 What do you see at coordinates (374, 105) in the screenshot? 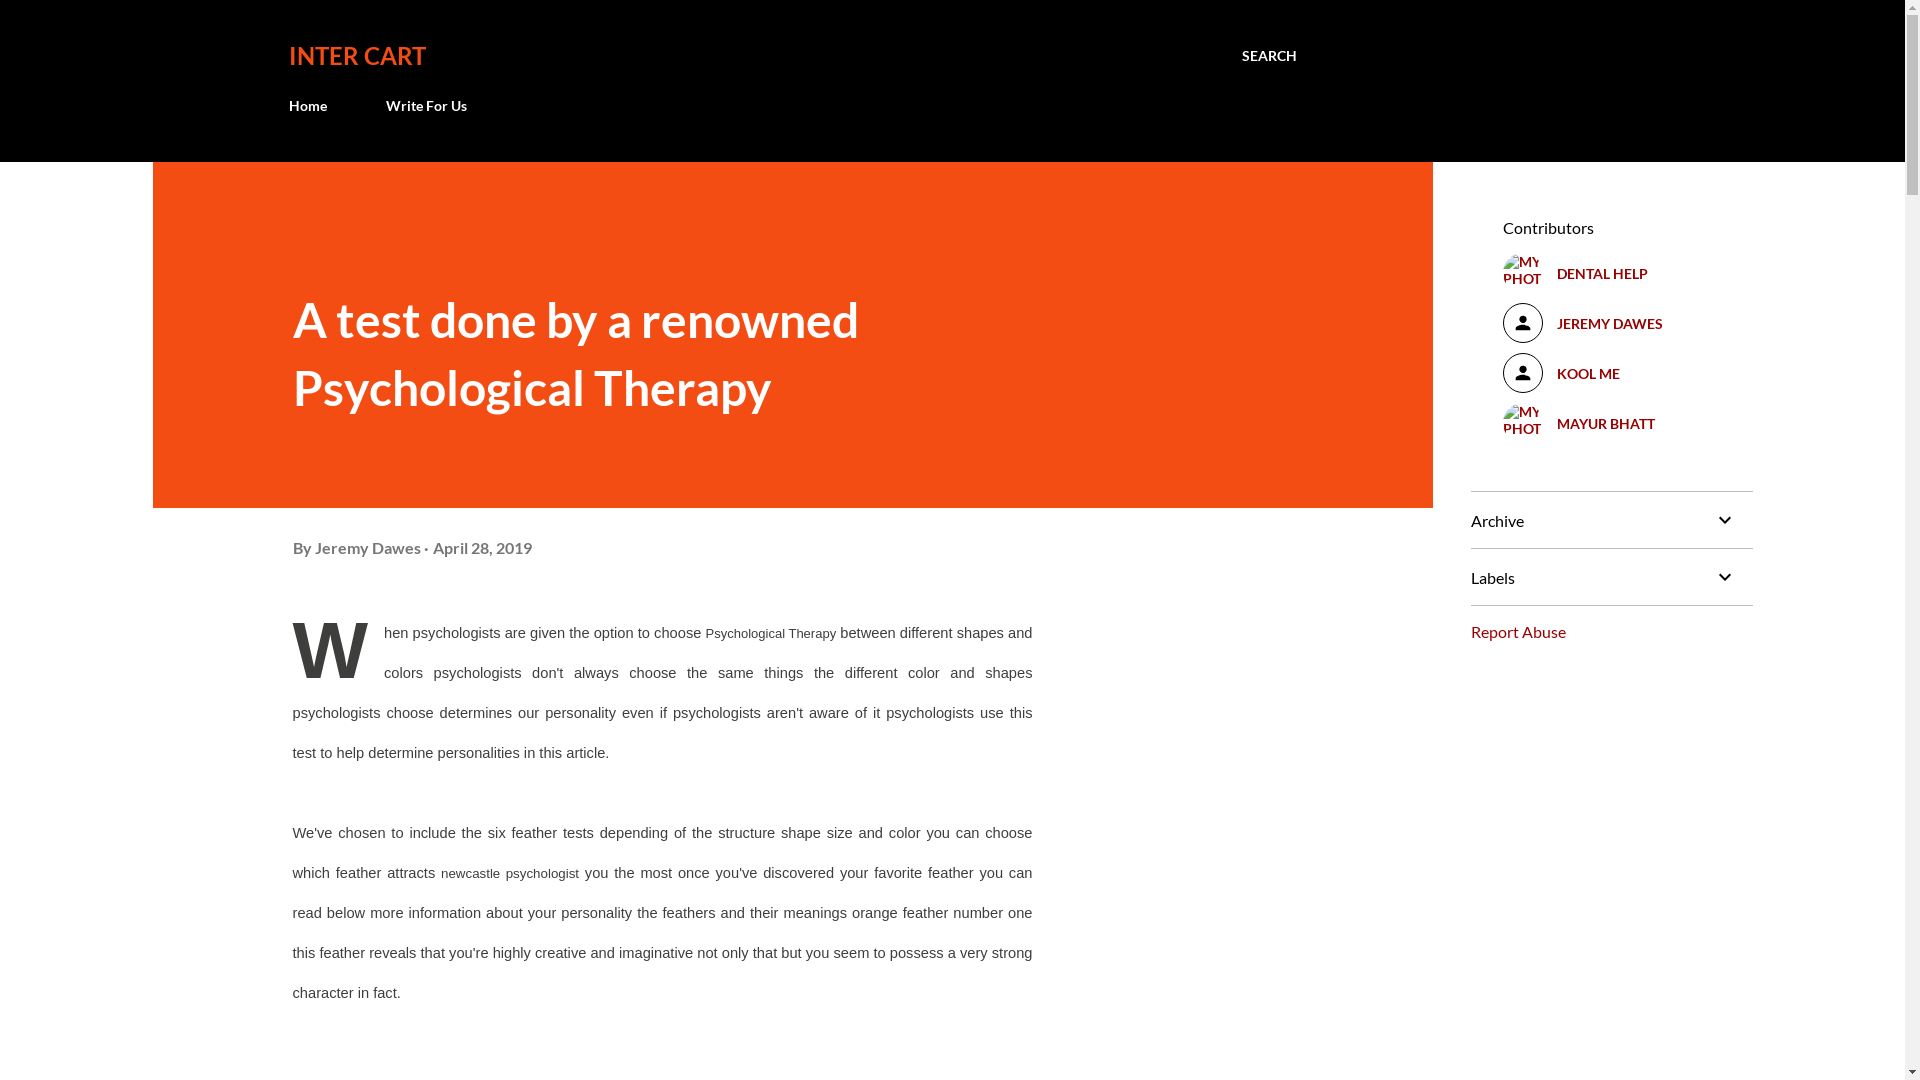
I see `'Write For Us'` at bounding box center [374, 105].